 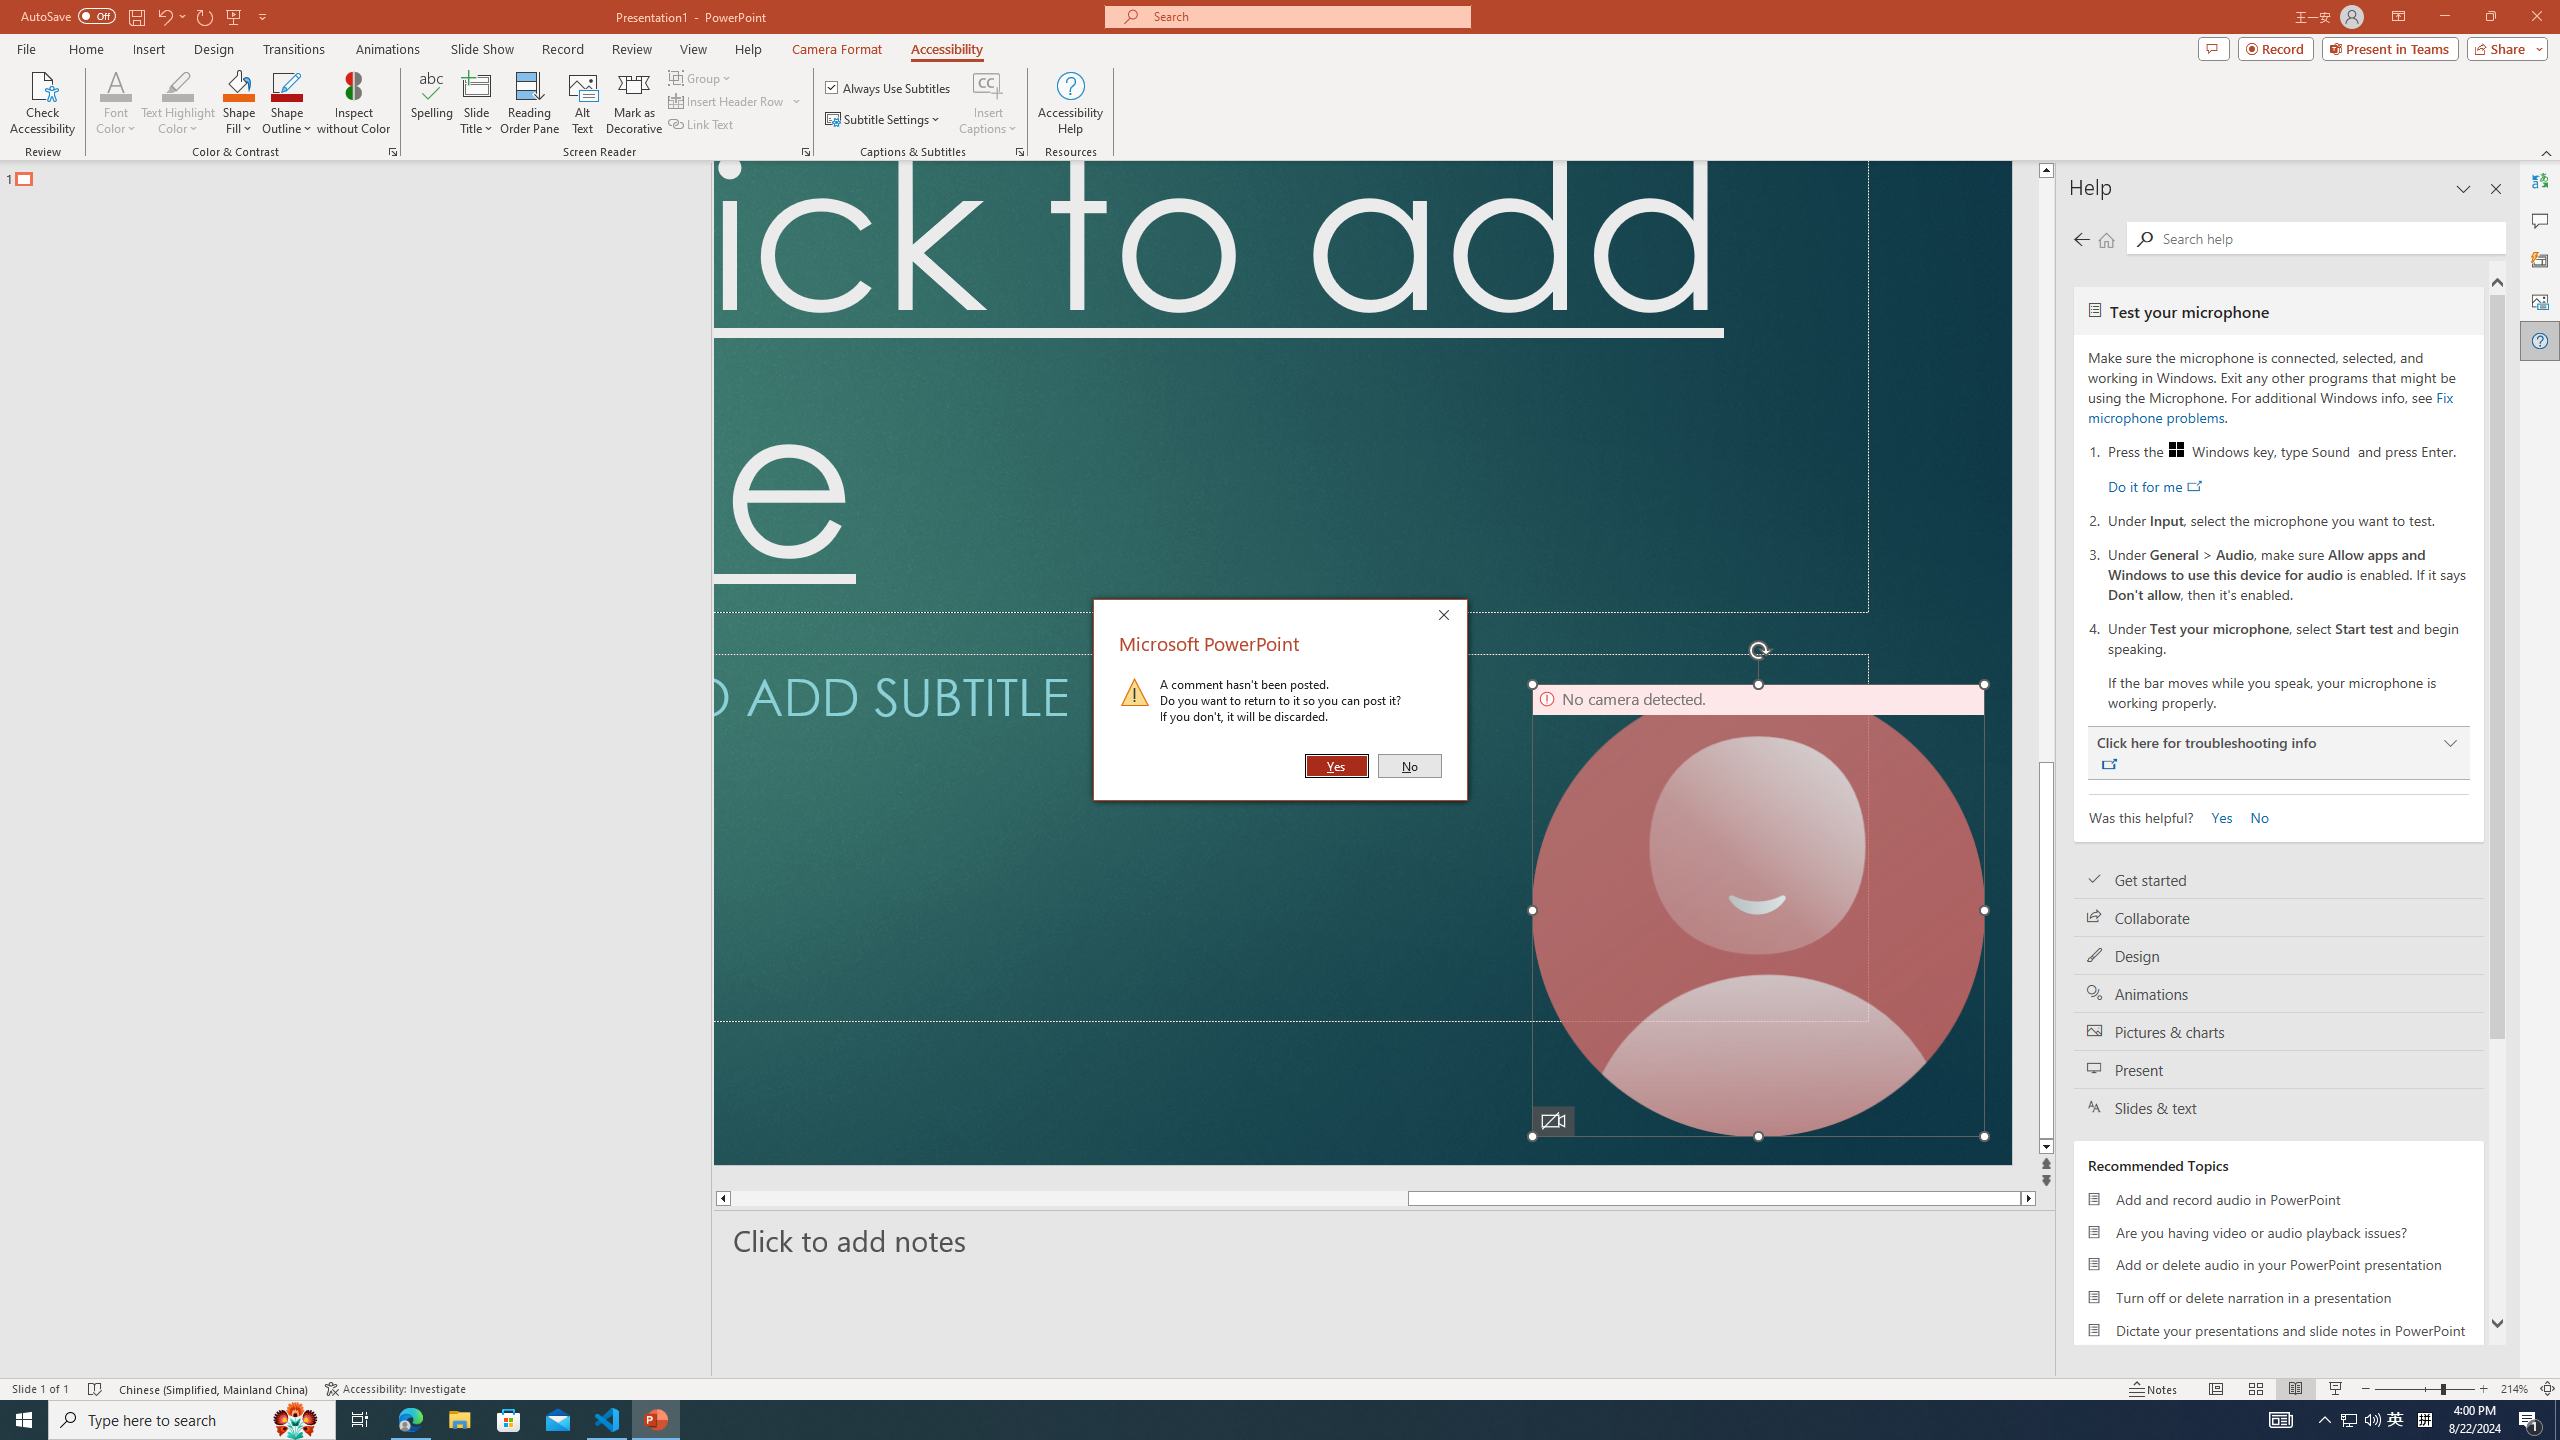 What do you see at coordinates (1337, 765) in the screenshot?
I see `'Yes'` at bounding box center [1337, 765].